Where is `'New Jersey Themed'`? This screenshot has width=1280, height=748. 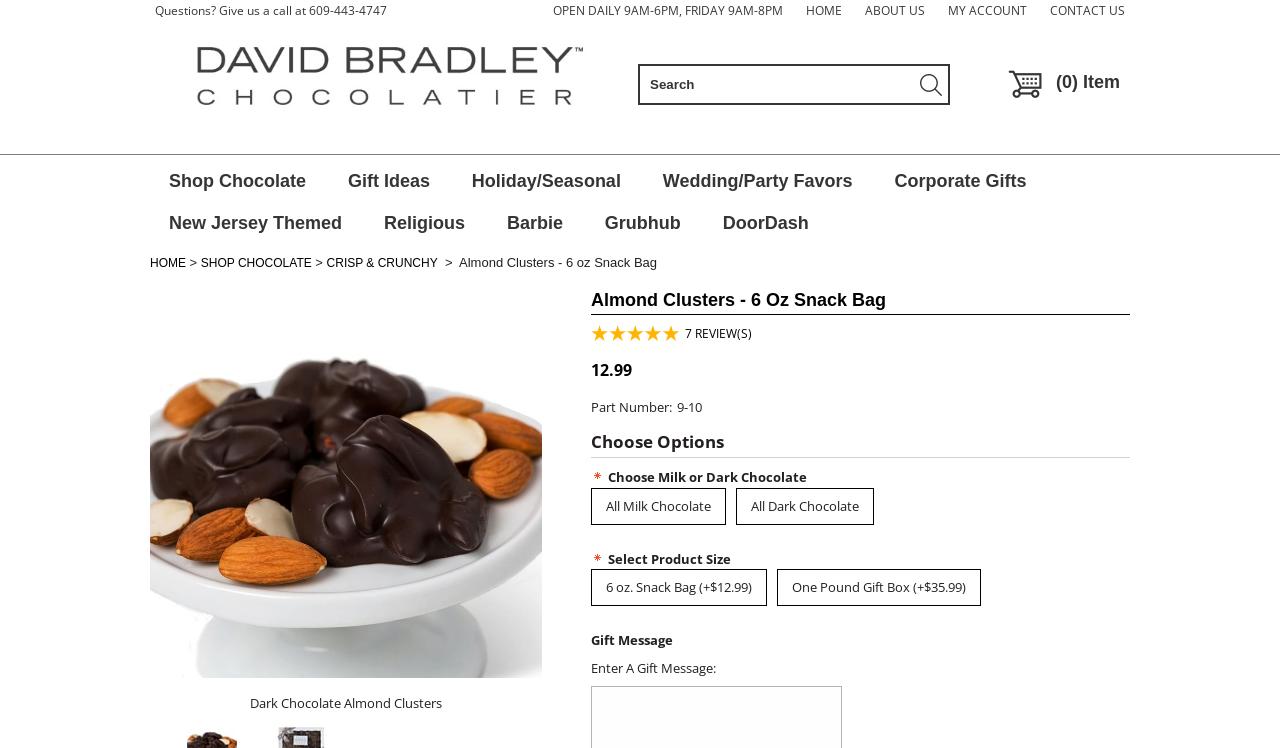 'New Jersey Themed' is located at coordinates (254, 222).